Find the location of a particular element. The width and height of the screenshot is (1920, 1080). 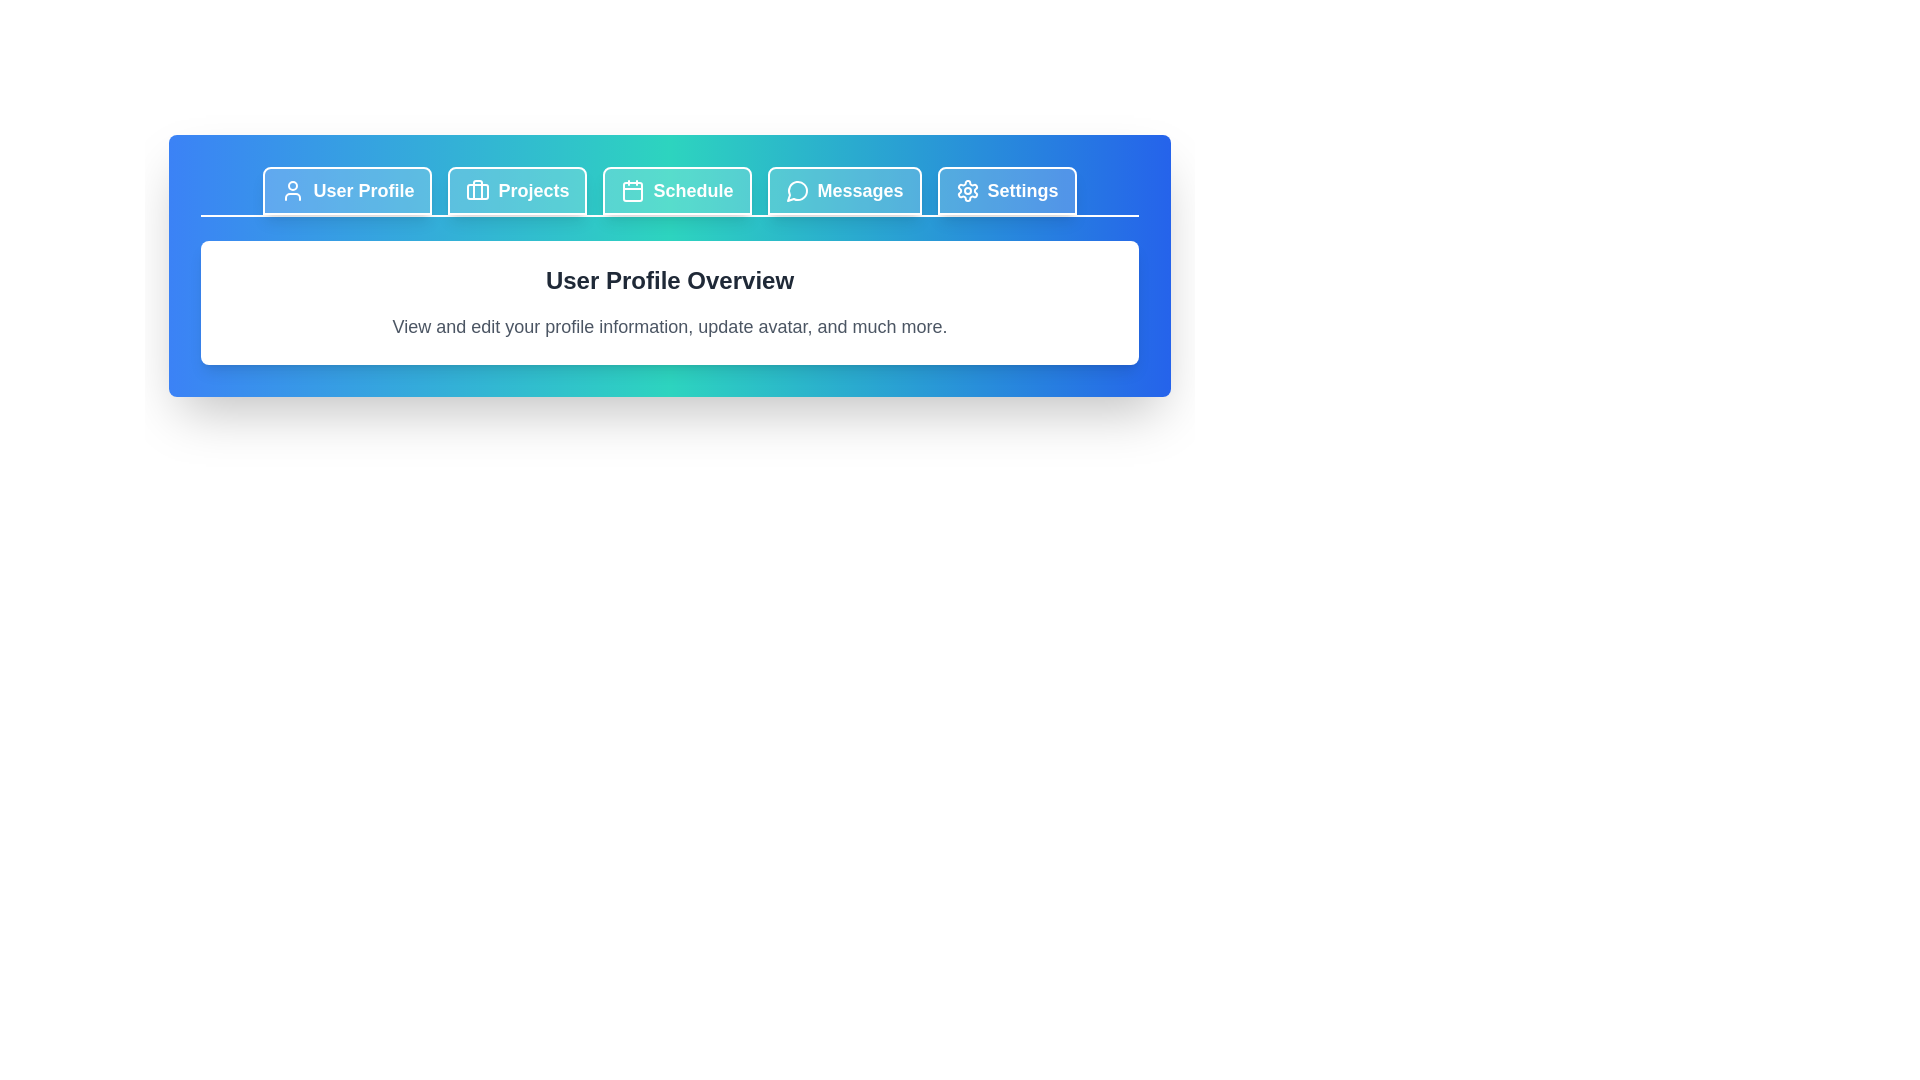

the 'User Profile' button, which is a rectangular button with a blue background and a user silhouette icon, located in the top-center navigation bar is located at coordinates (347, 191).